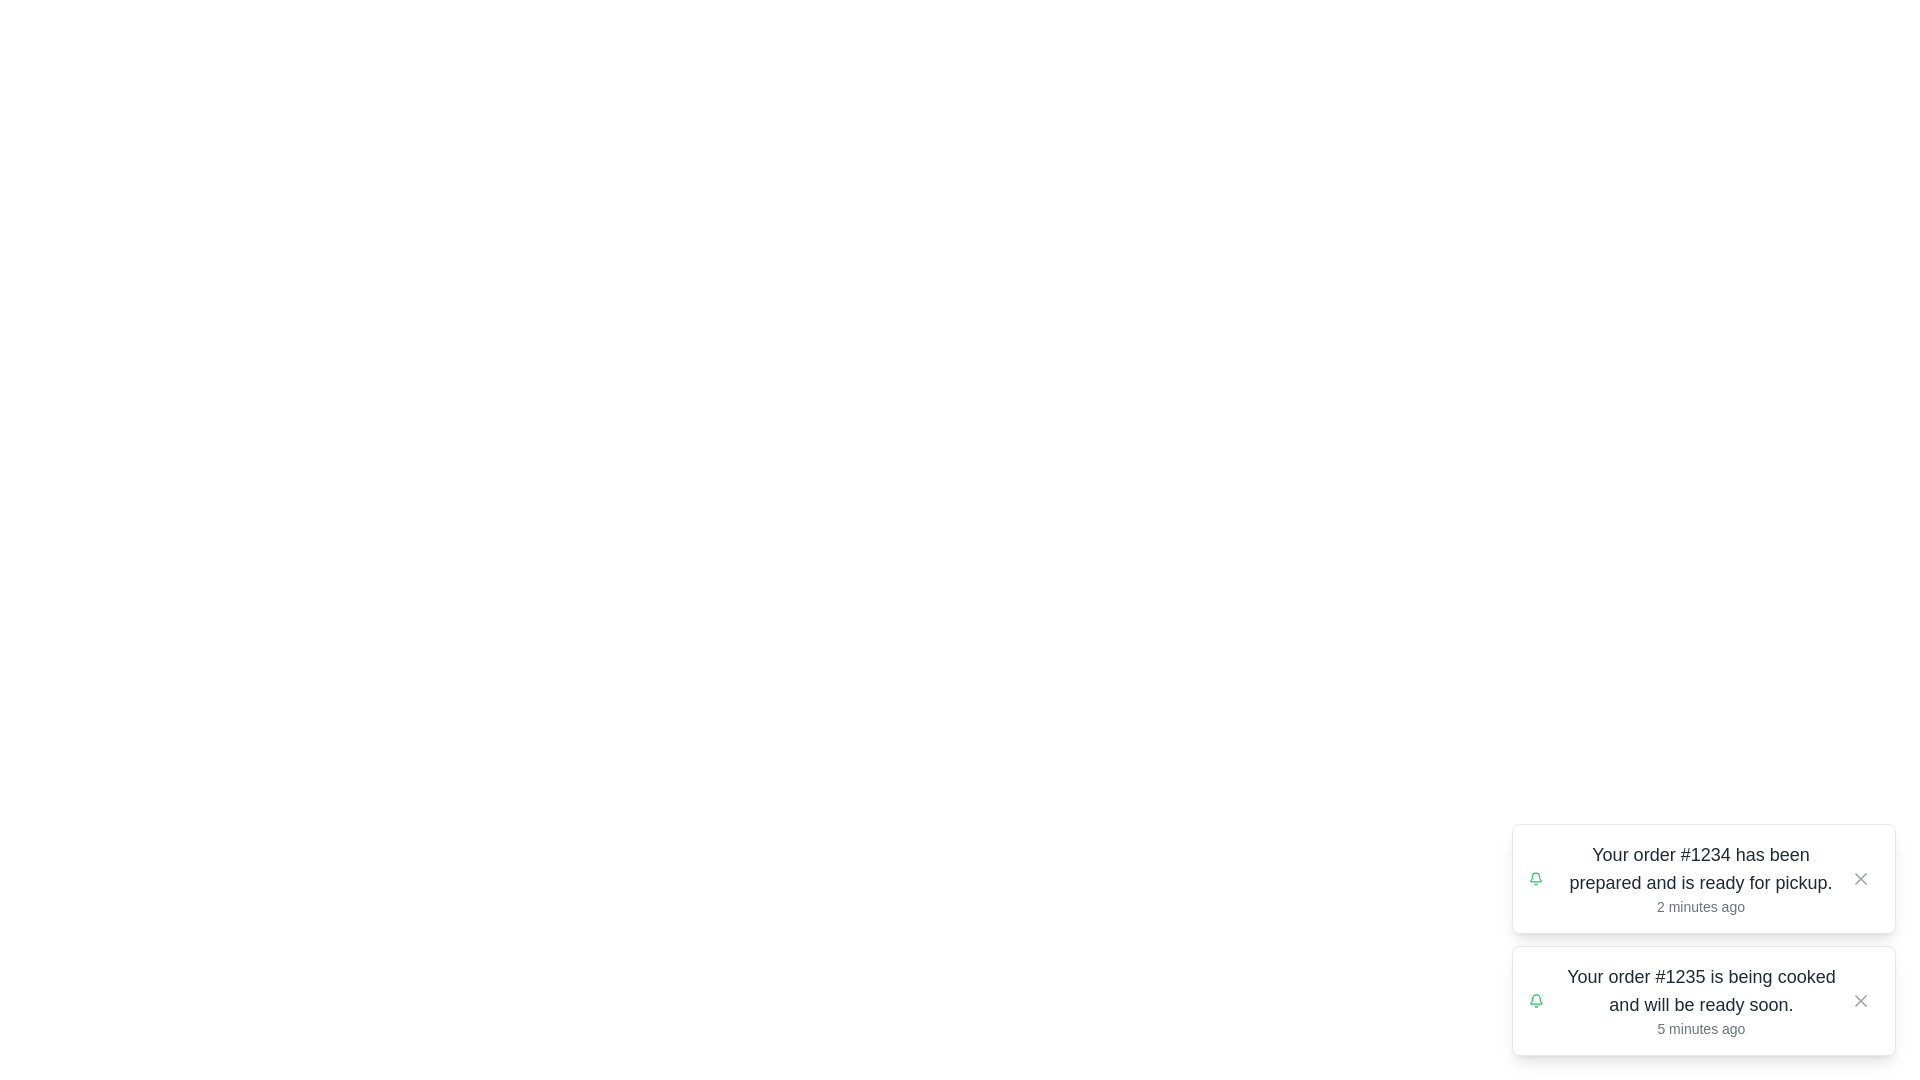 The height and width of the screenshot is (1080, 1920). What do you see at coordinates (1860, 1001) in the screenshot?
I see `the diagonal cross icon in the bottom-right corner of the notification card for order #1235` at bounding box center [1860, 1001].